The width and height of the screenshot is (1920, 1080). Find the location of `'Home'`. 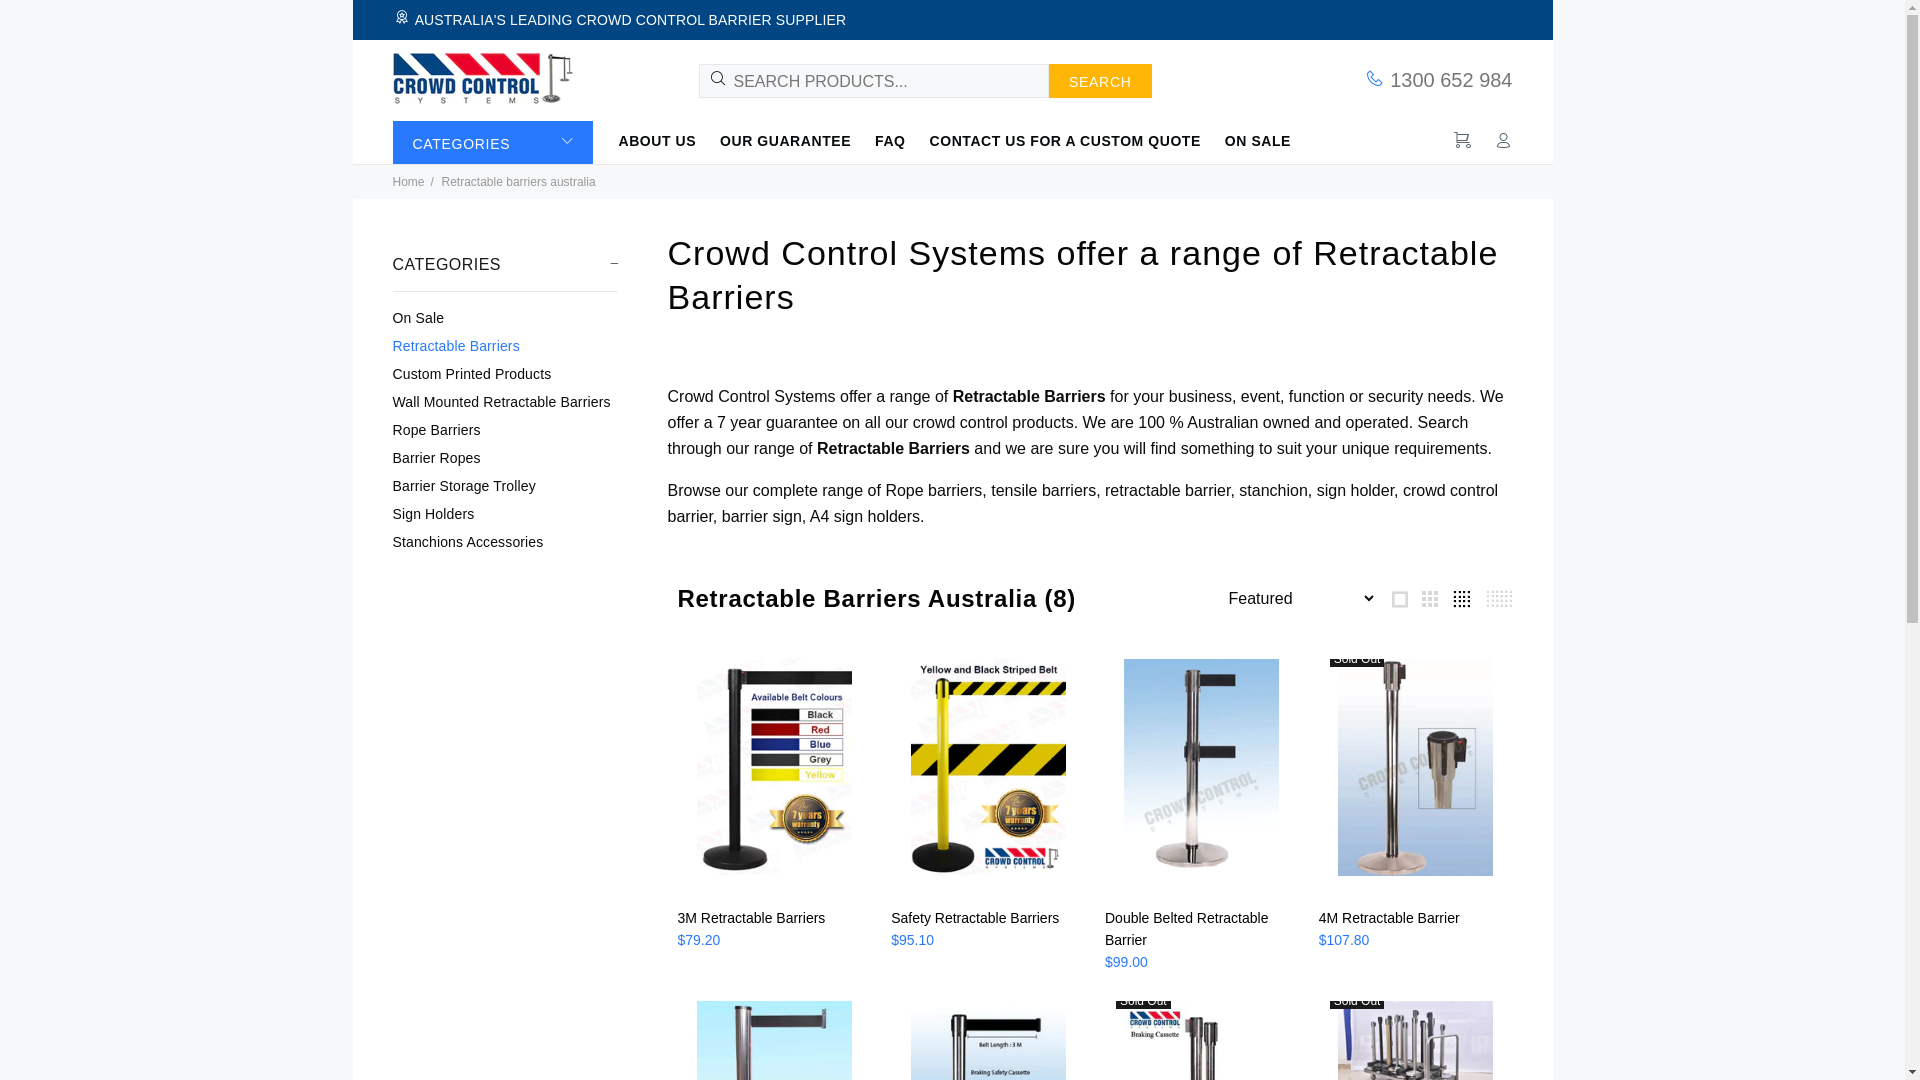

'Home' is located at coordinates (407, 181).